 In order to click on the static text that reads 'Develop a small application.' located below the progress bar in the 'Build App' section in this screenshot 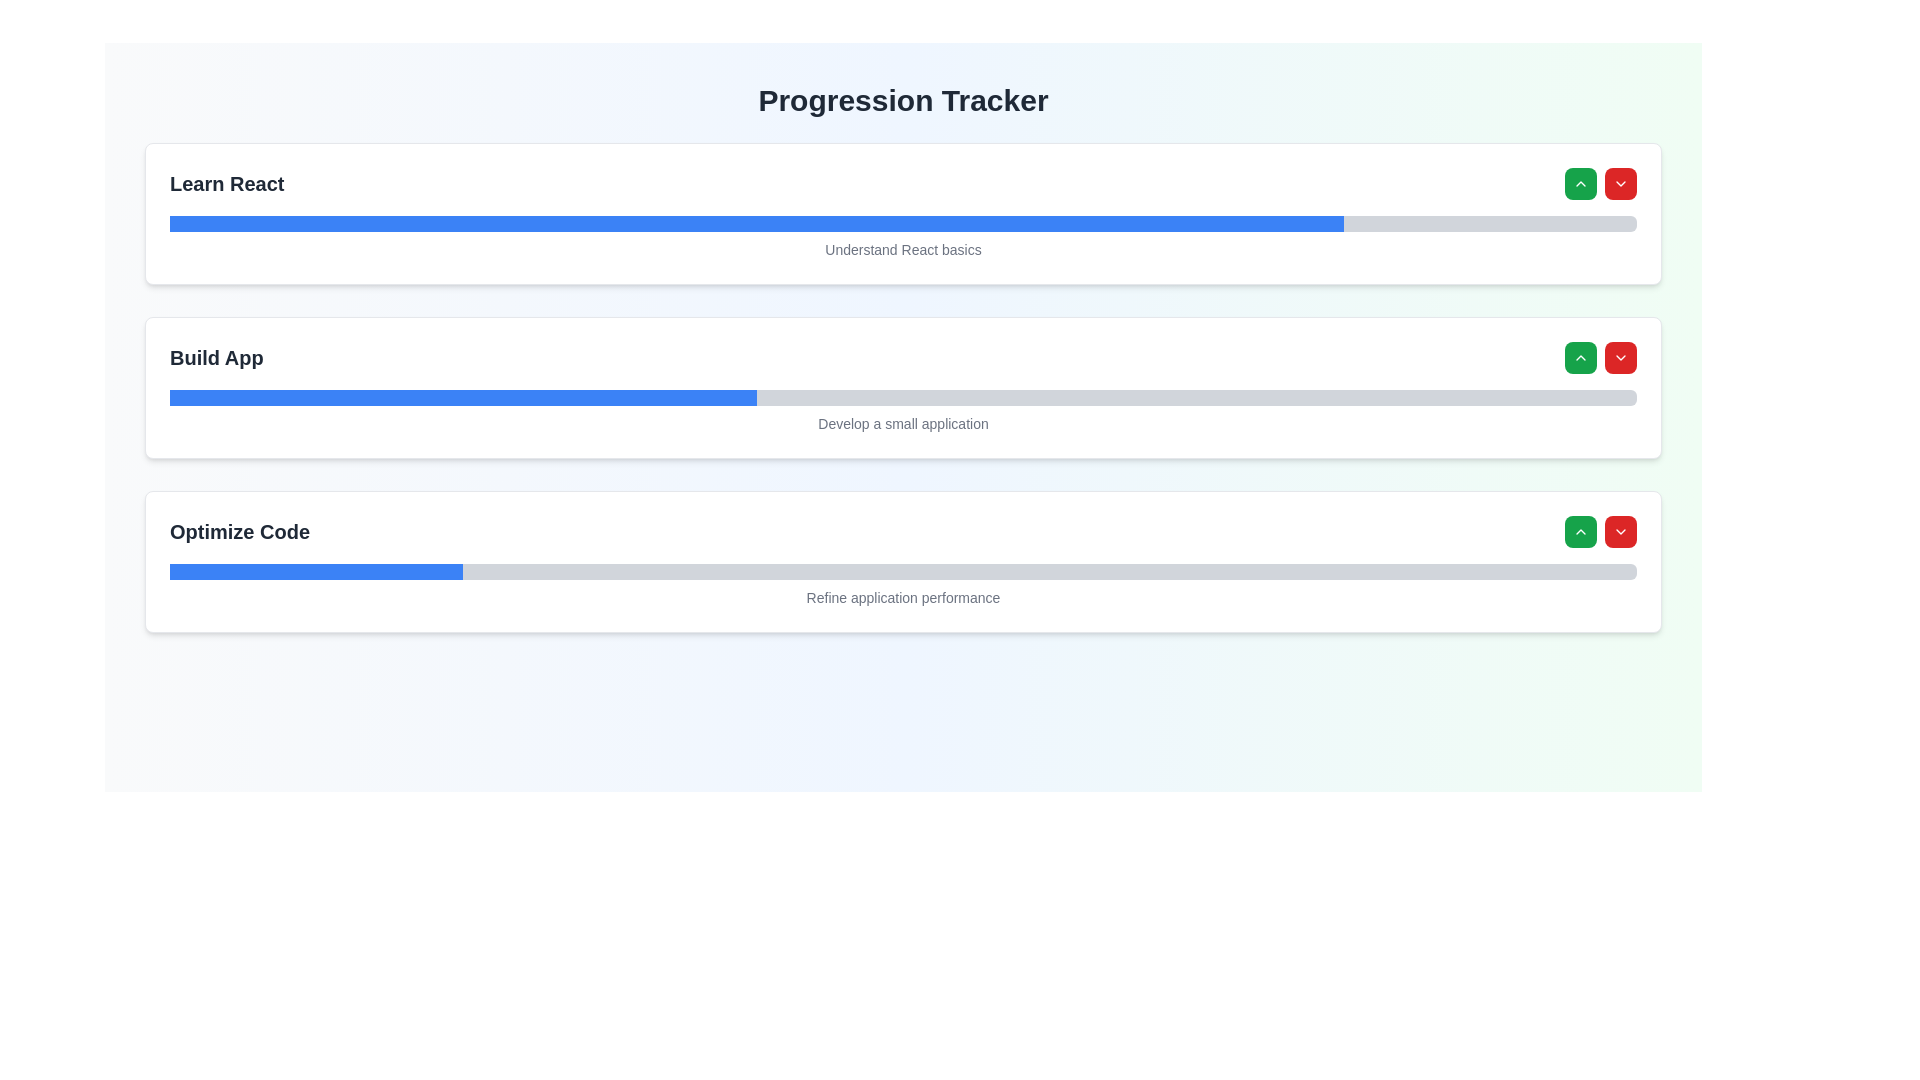, I will do `click(902, 419)`.